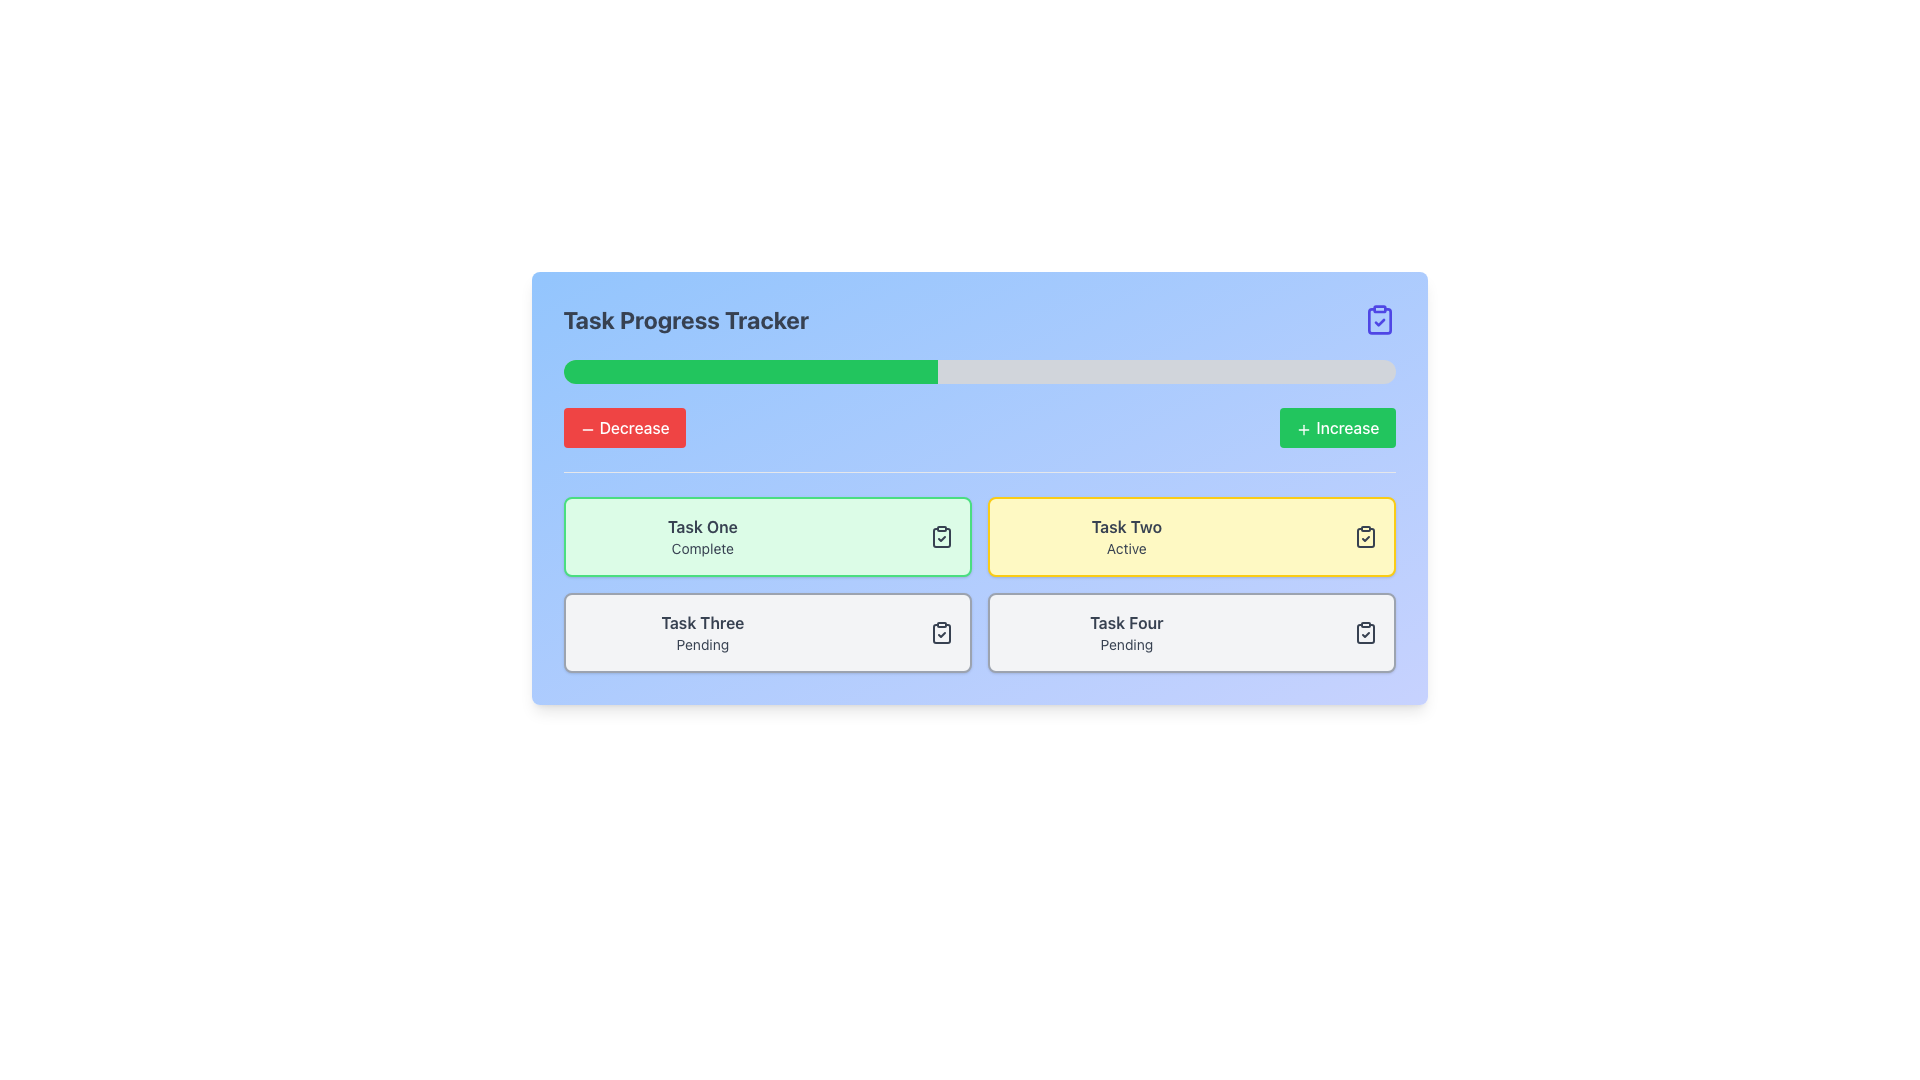 This screenshot has height=1080, width=1920. What do you see at coordinates (1126, 535) in the screenshot?
I see `the text label displaying 'Task Two' with status 'Active', which is located in the second column of the task list grid and has a yellow background` at bounding box center [1126, 535].